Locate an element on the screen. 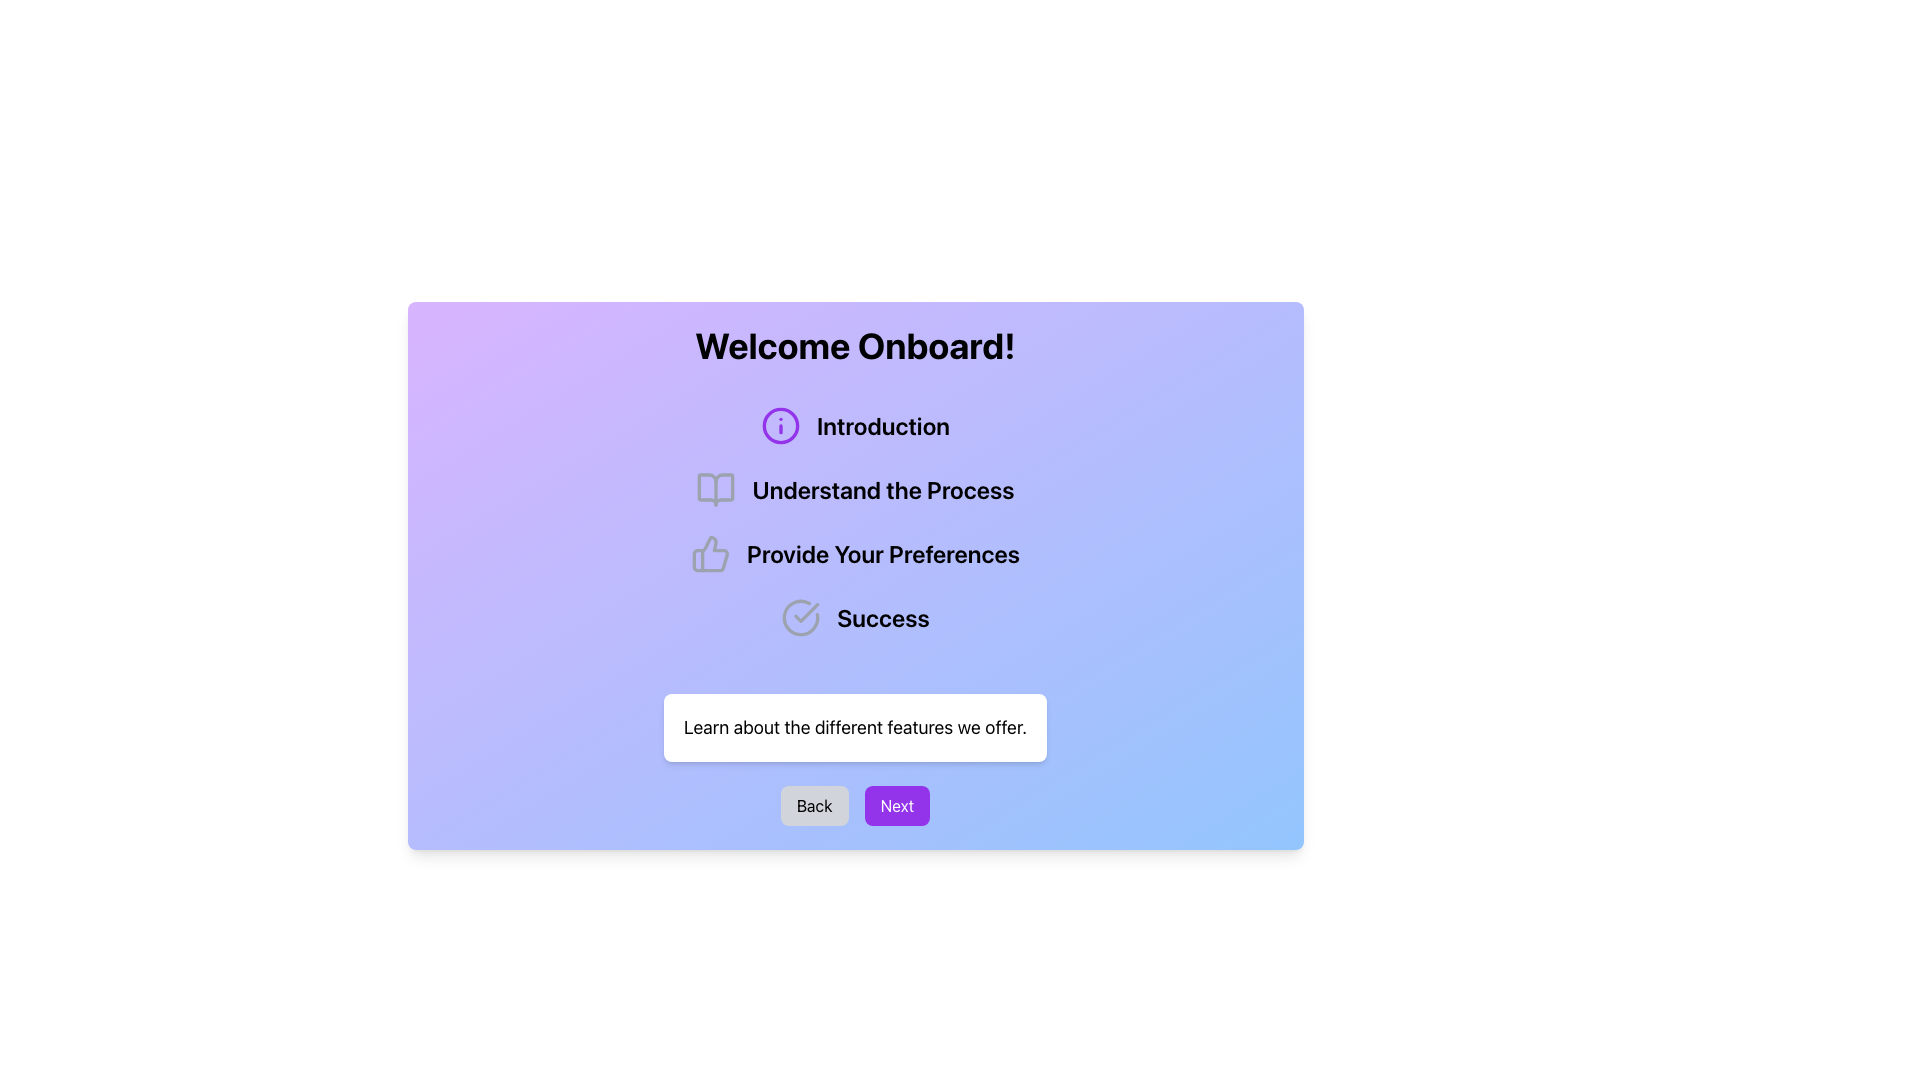 Image resolution: width=1920 pixels, height=1080 pixels. the SVG Icon representing the selection of the 'Provide Your Preferences' step in the onboarding process by moving to its center point is located at coordinates (710, 554).